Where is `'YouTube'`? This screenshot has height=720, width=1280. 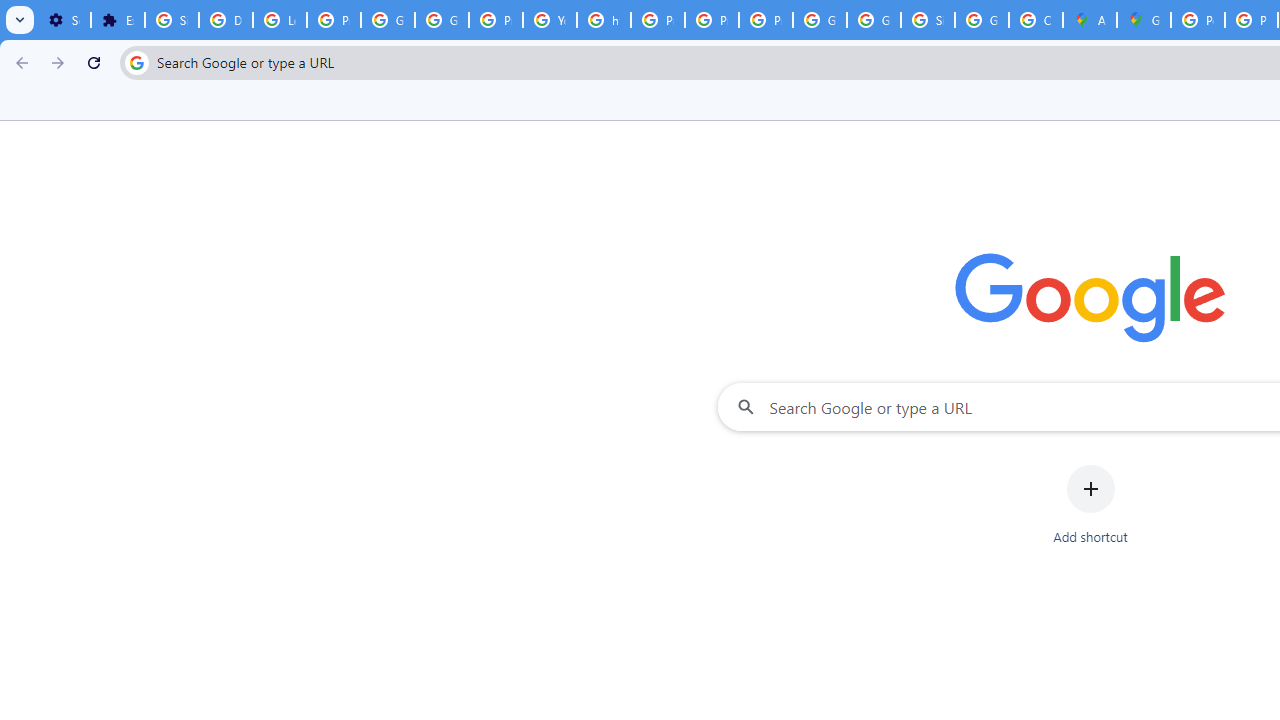 'YouTube' is located at coordinates (550, 20).